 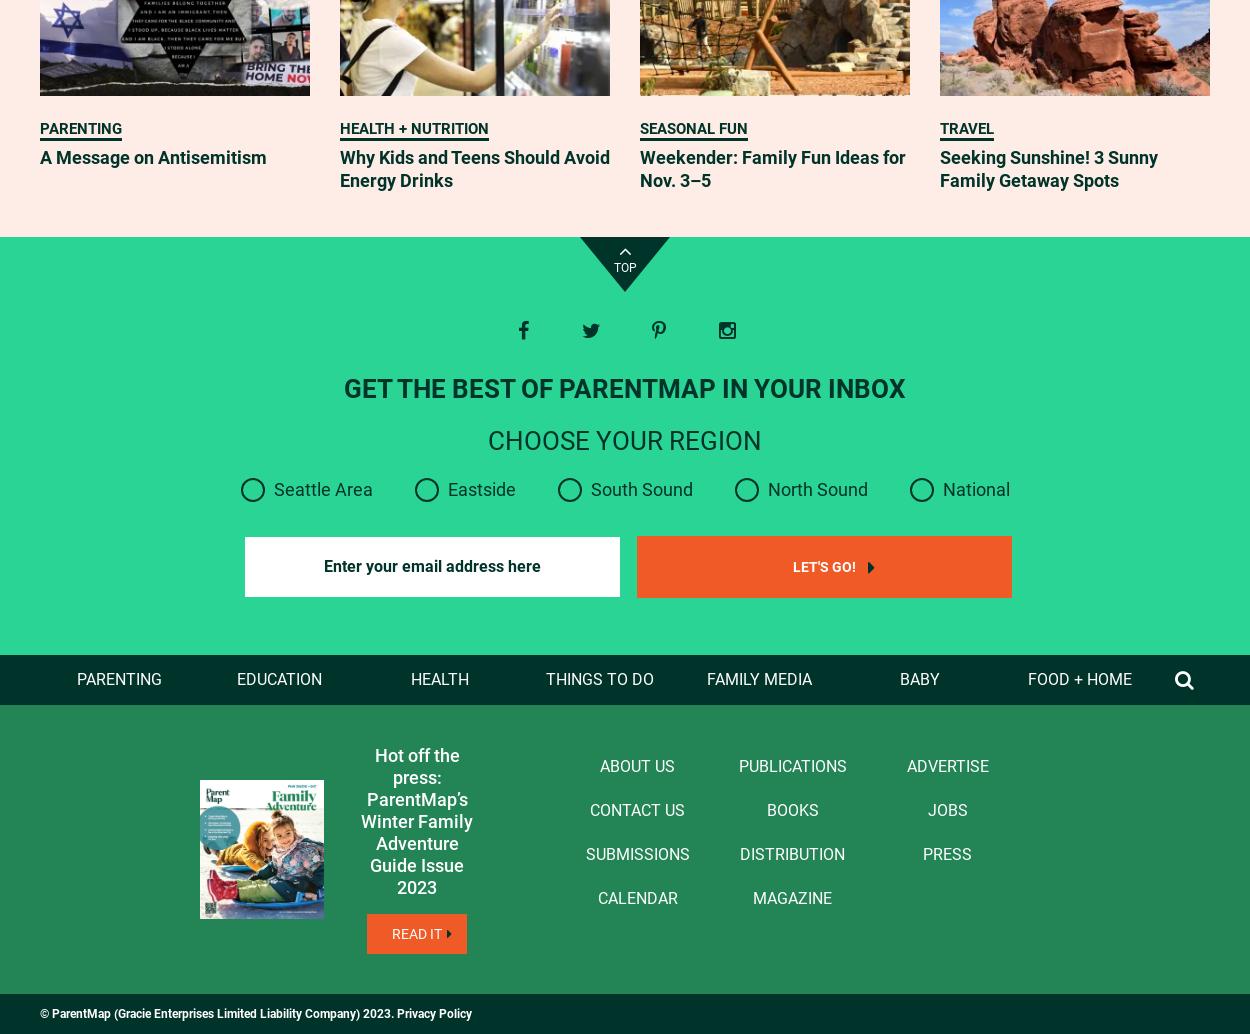 I want to click on 'North Sound', so click(x=816, y=488).